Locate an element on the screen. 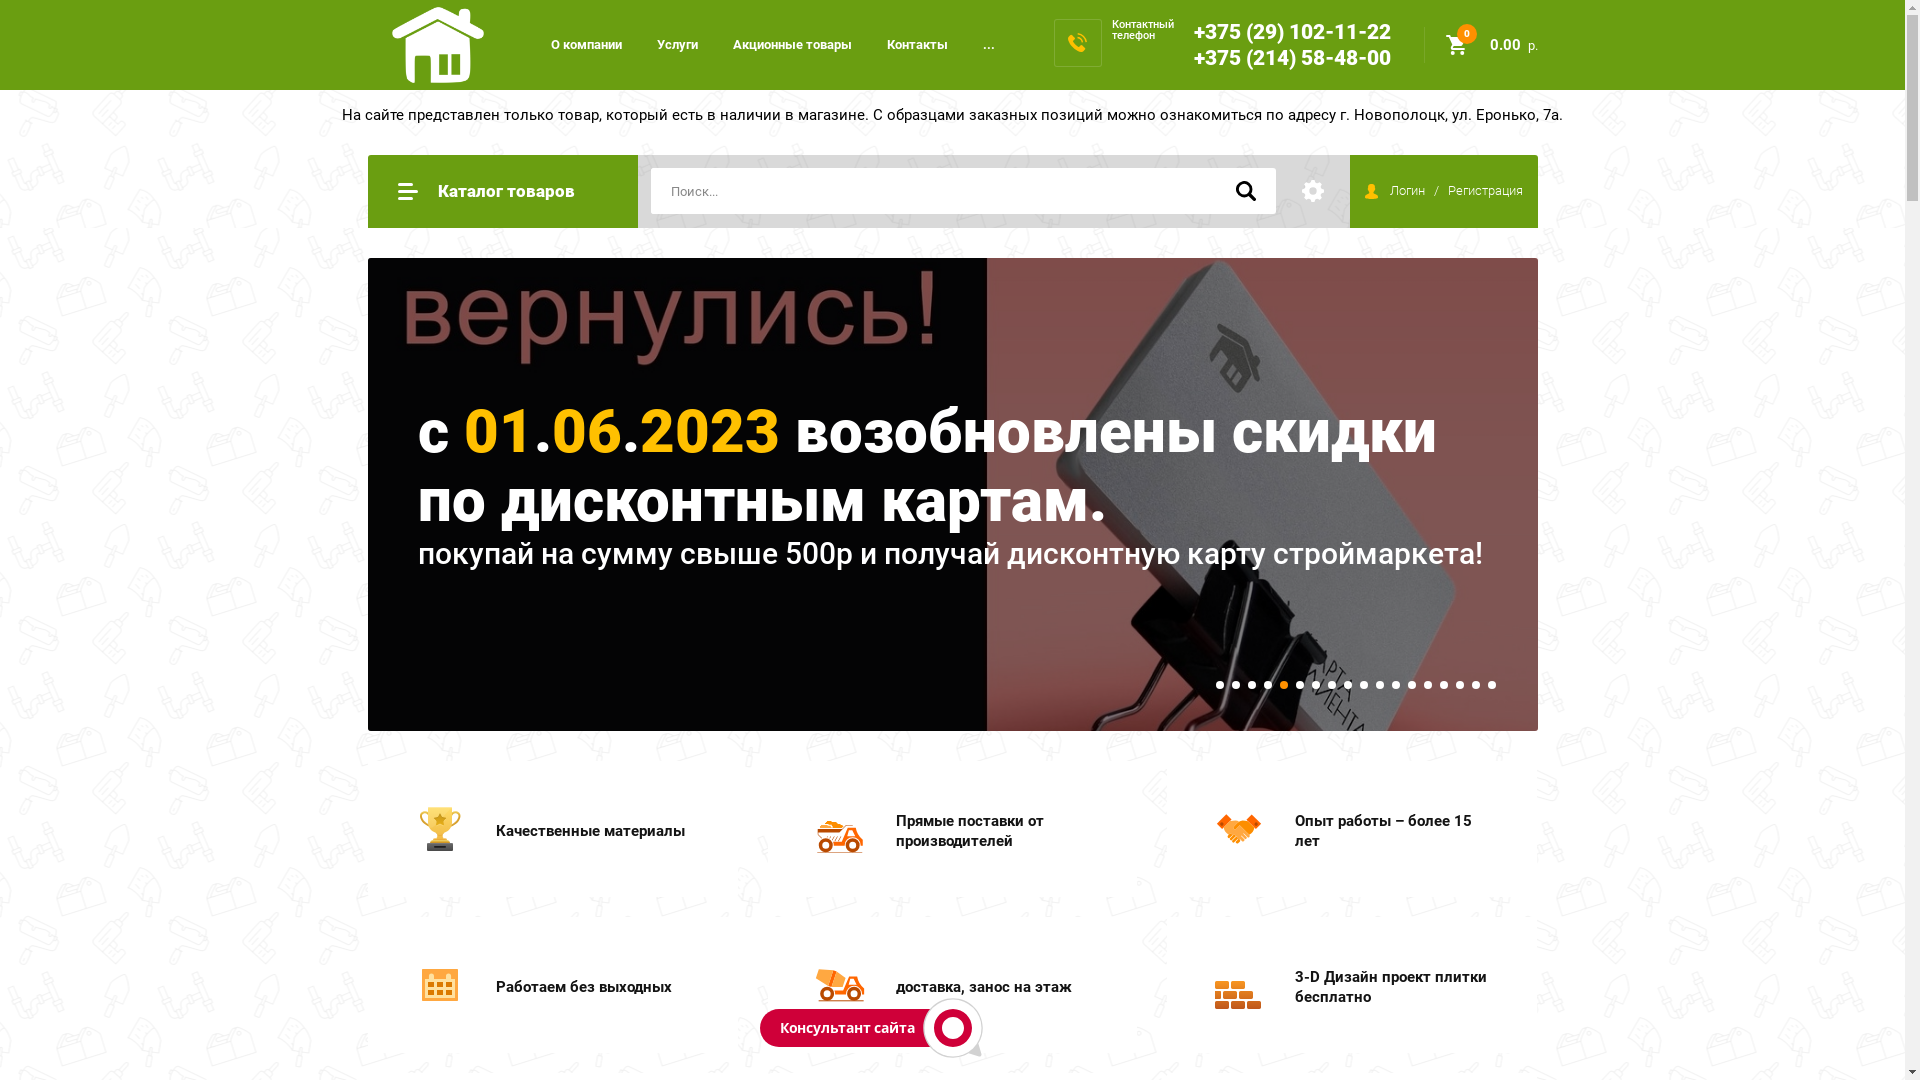 Image resolution: width=1920 pixels, height=1080 pixels. '13' is located at coordinates (1410, 684).